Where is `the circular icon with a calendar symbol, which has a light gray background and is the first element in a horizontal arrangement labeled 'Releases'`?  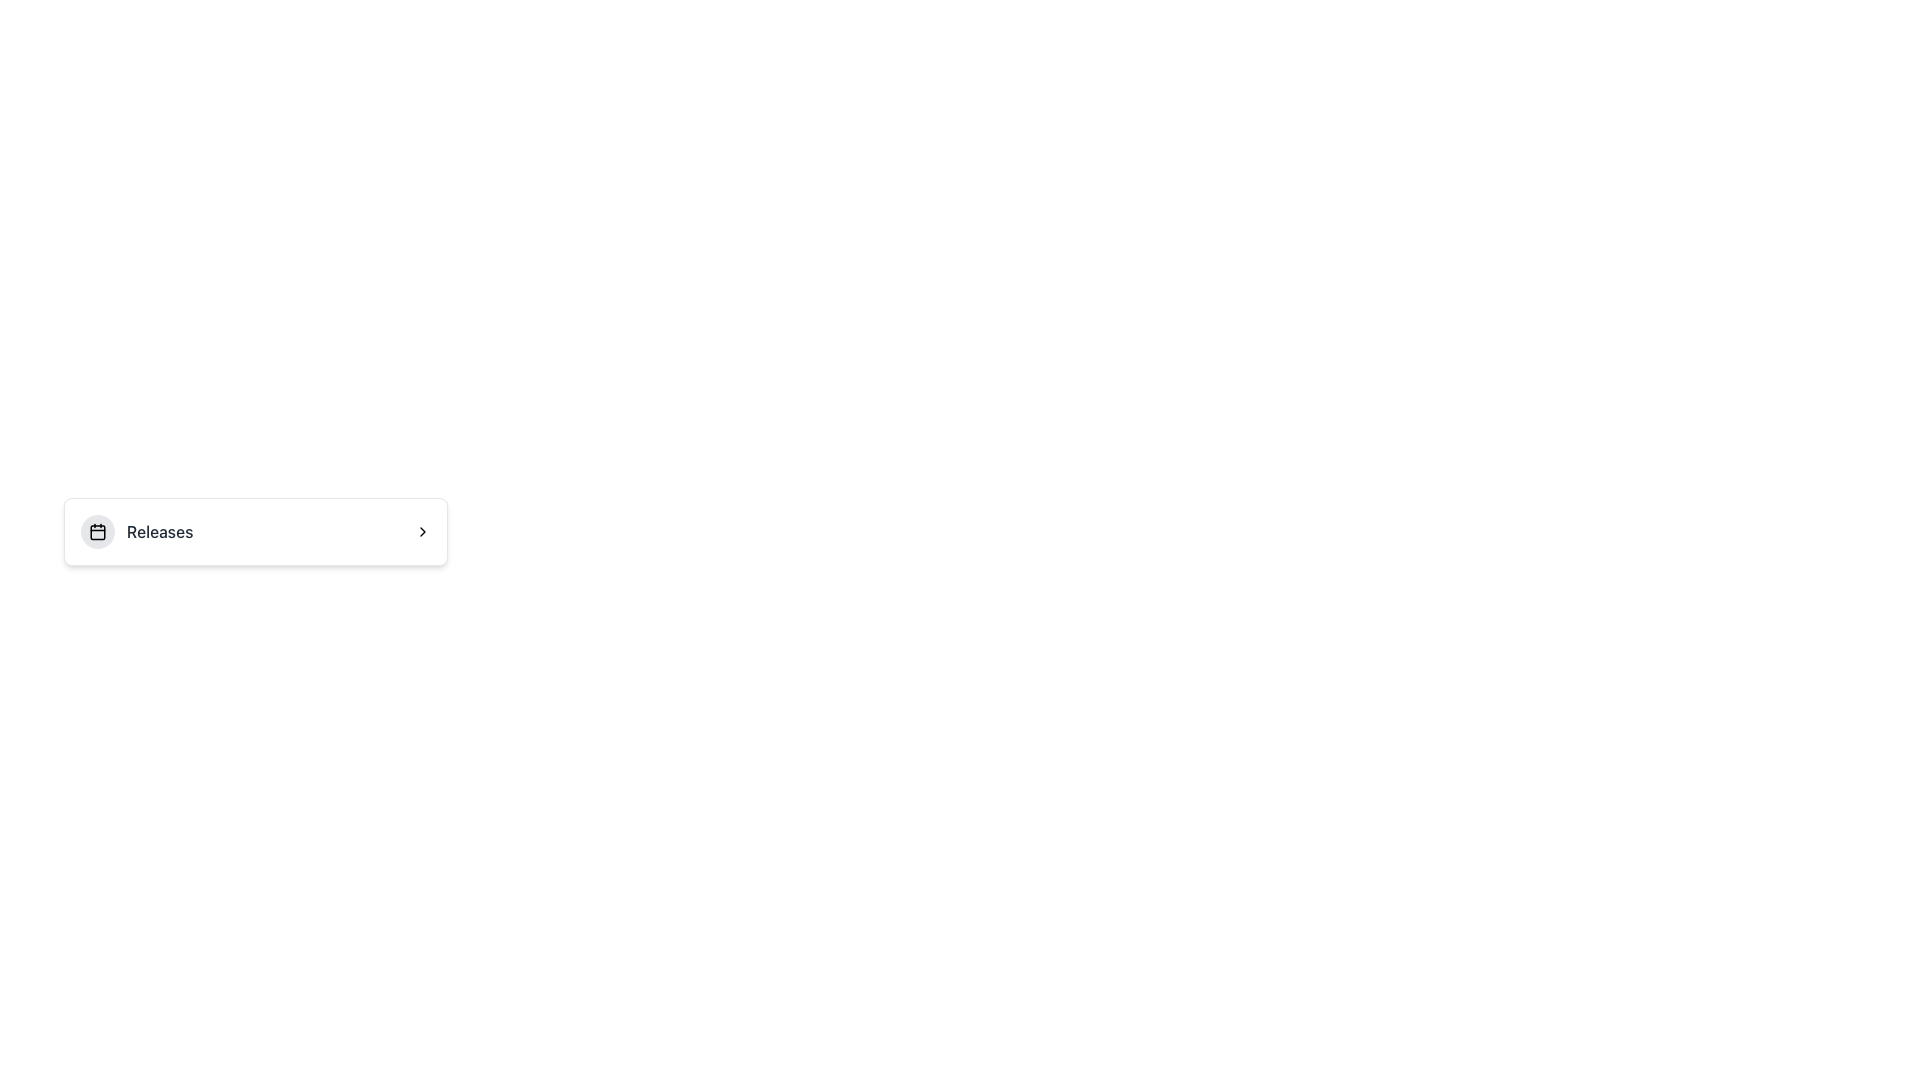 the circular icon with a calendar symbol, which has a light gray background and is the first element in a horizontal arrangement labeled 'Releases' is located at coordinates (96, 531).